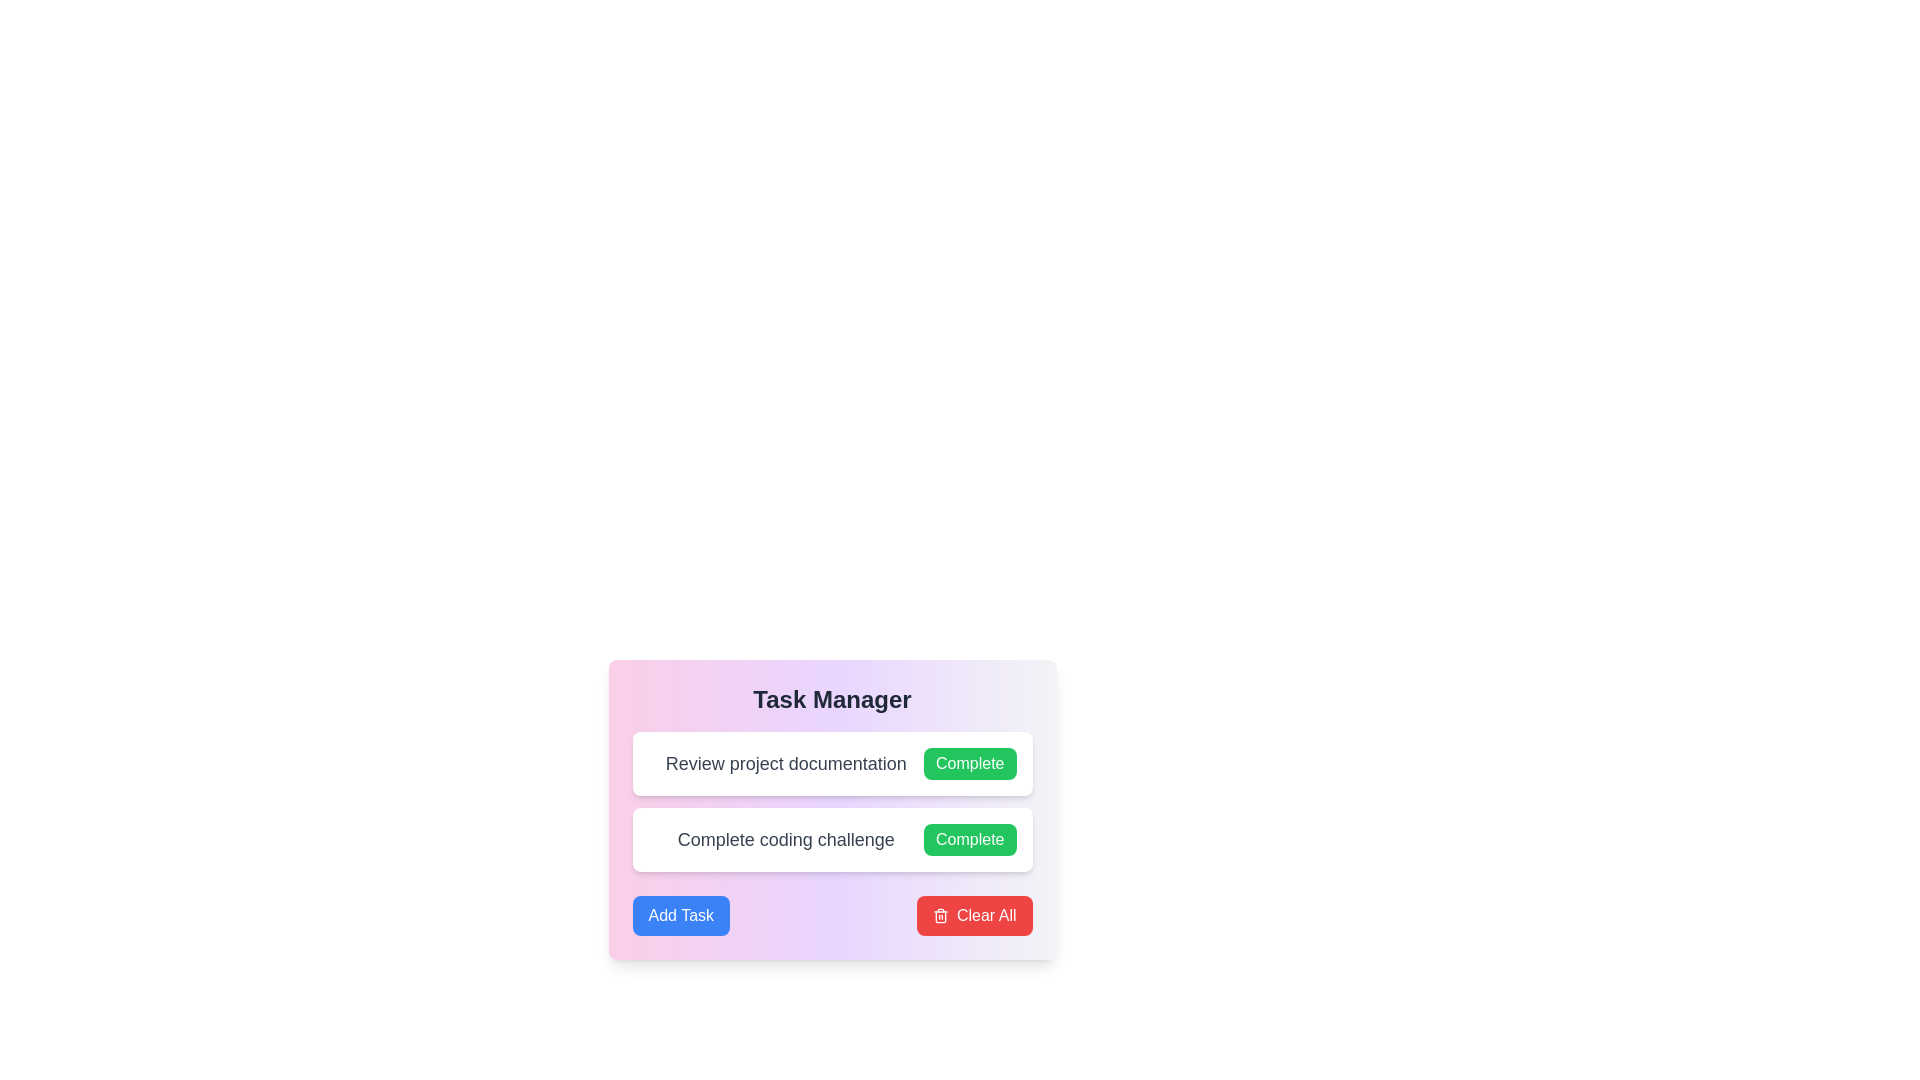 This screenshot has width=1920, height=1080. What do you see at coordinates (970, 763) in the screenshot?
I see `the button that marks the task as completed, located to the right of the text 'Review project documentation' in the Task Manager interface, to observe its style change` at bounding box center [970, 763].